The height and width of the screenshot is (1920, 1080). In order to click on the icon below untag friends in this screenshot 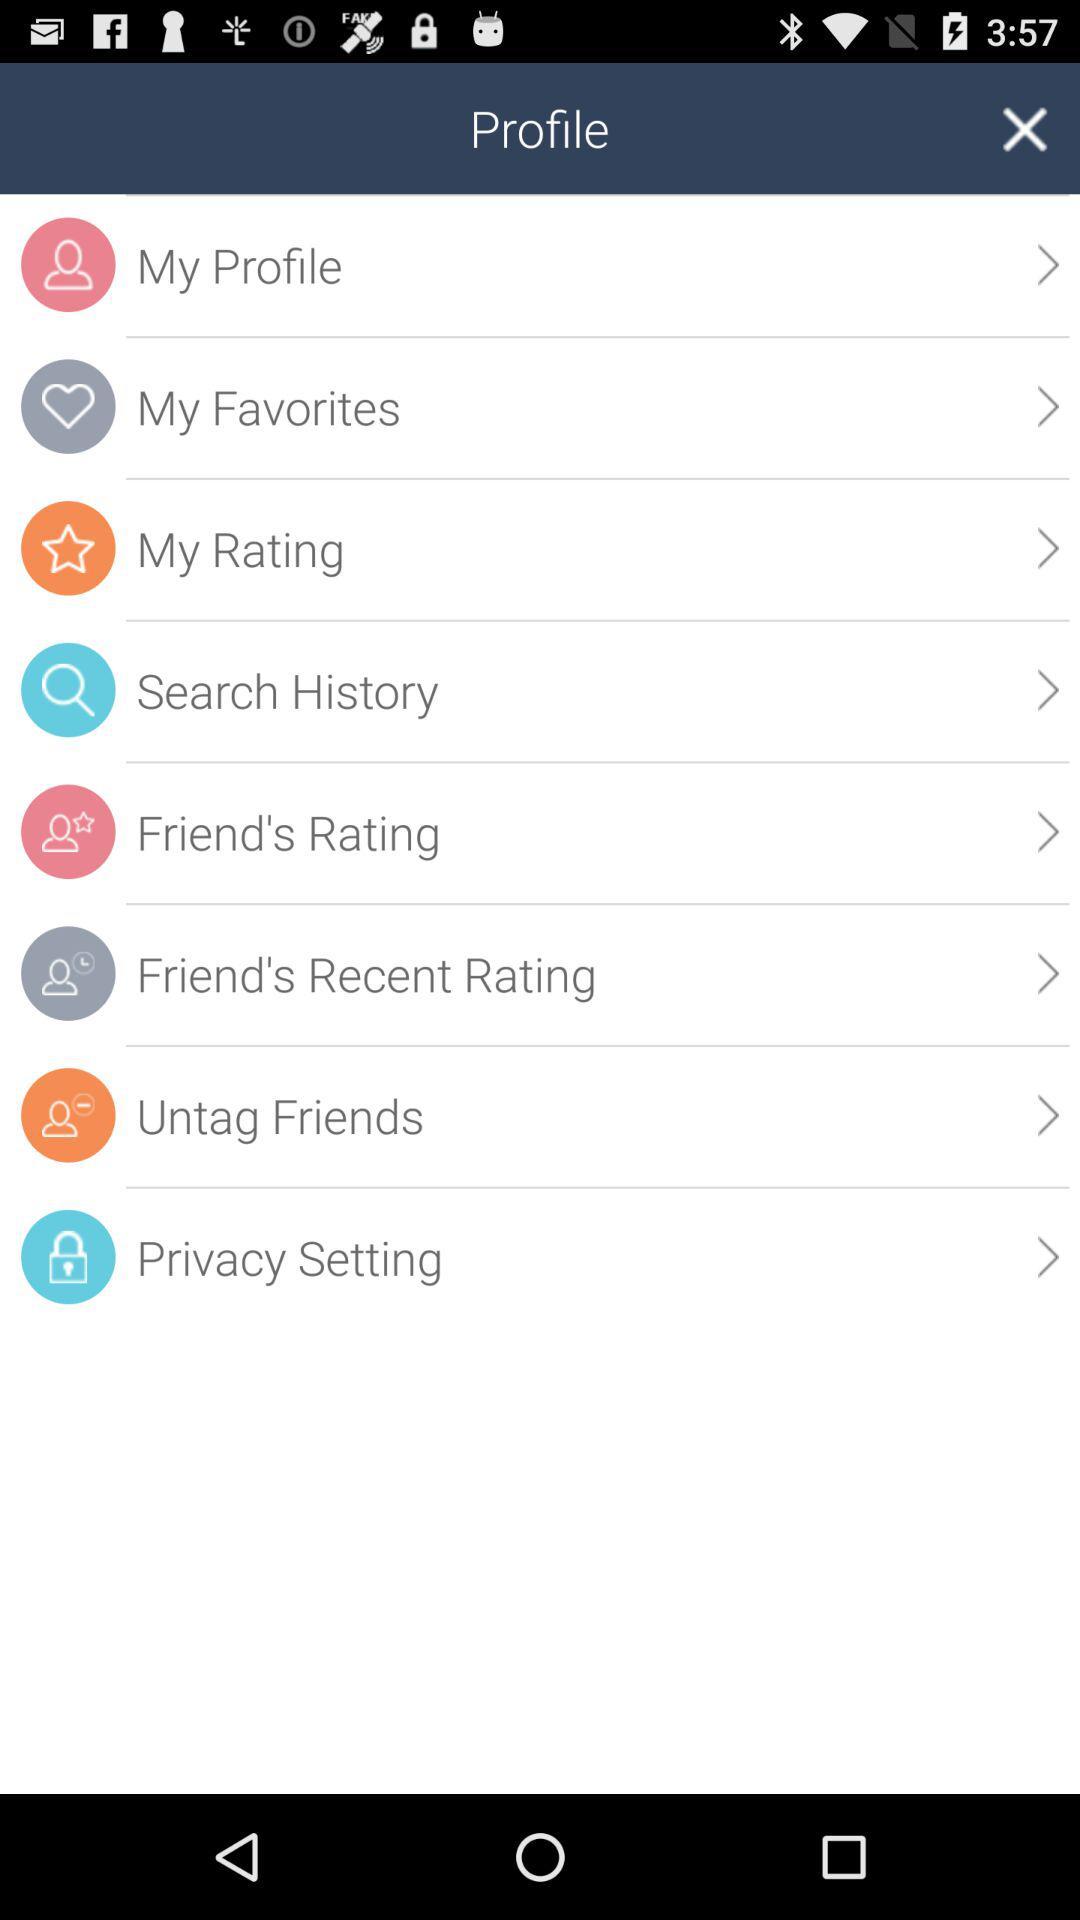, I will do `click(1047, 1256)`.